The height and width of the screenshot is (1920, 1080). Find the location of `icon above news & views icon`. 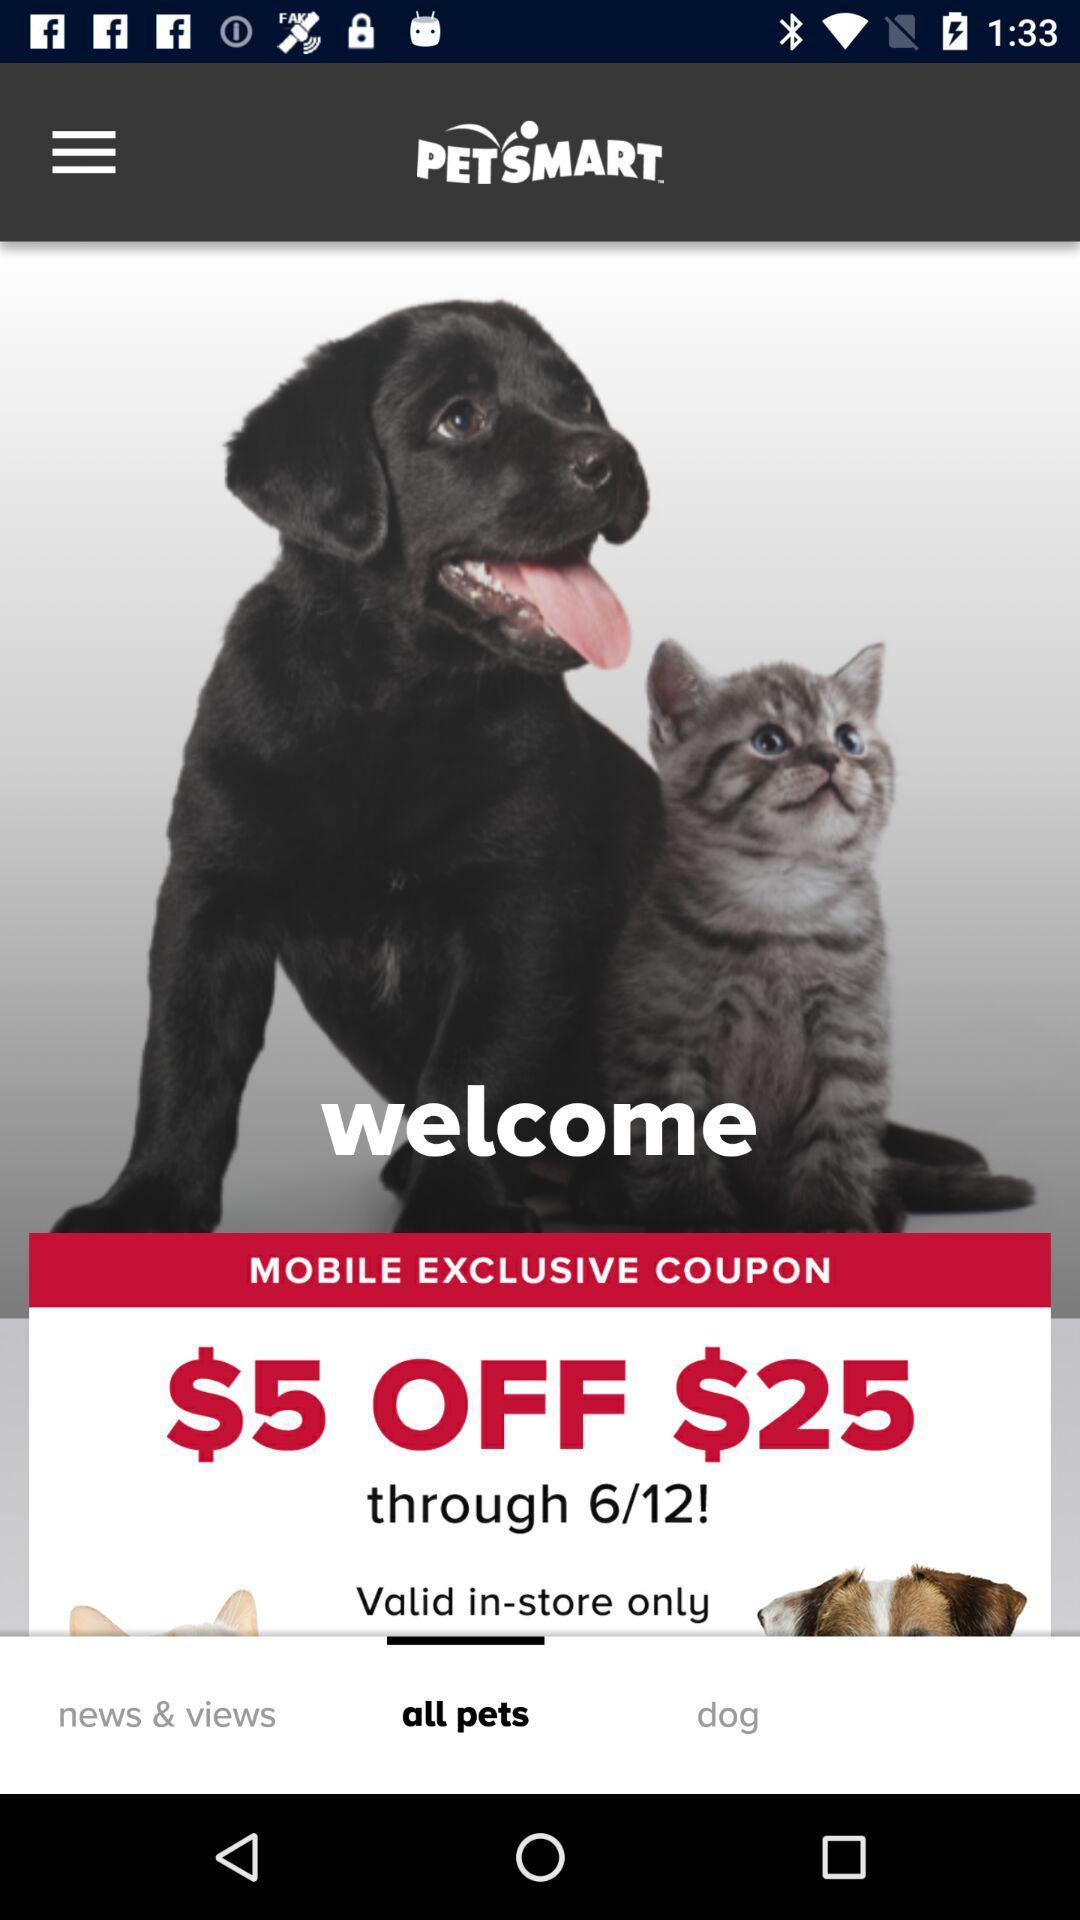

icon above news & views icon is located at coordinates (540, 1433).